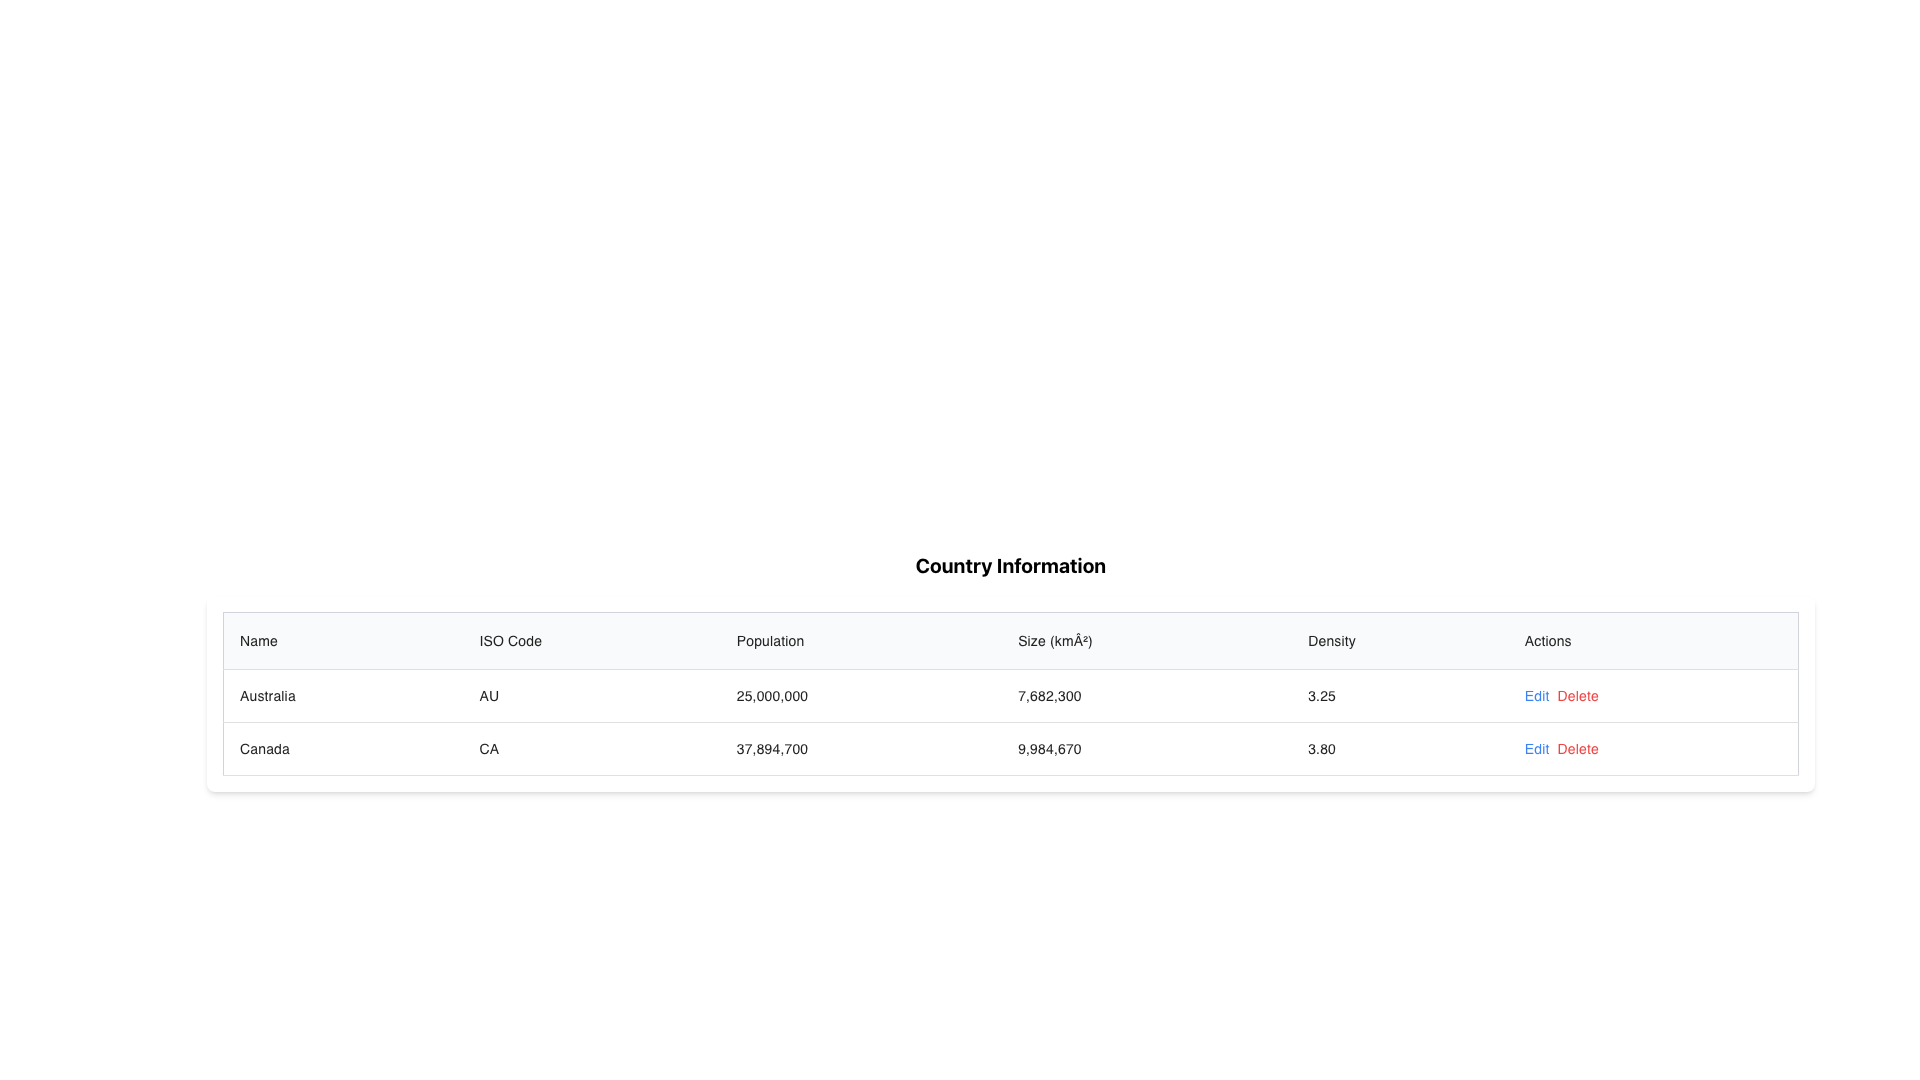 Image resolution: width=1920 pixels, height=1080 pixels. I want to click on the table cell displaying the population number '37,894,700' for Canada, which is located in the third column of the second row under the 'Population' column, so click(861, 748).